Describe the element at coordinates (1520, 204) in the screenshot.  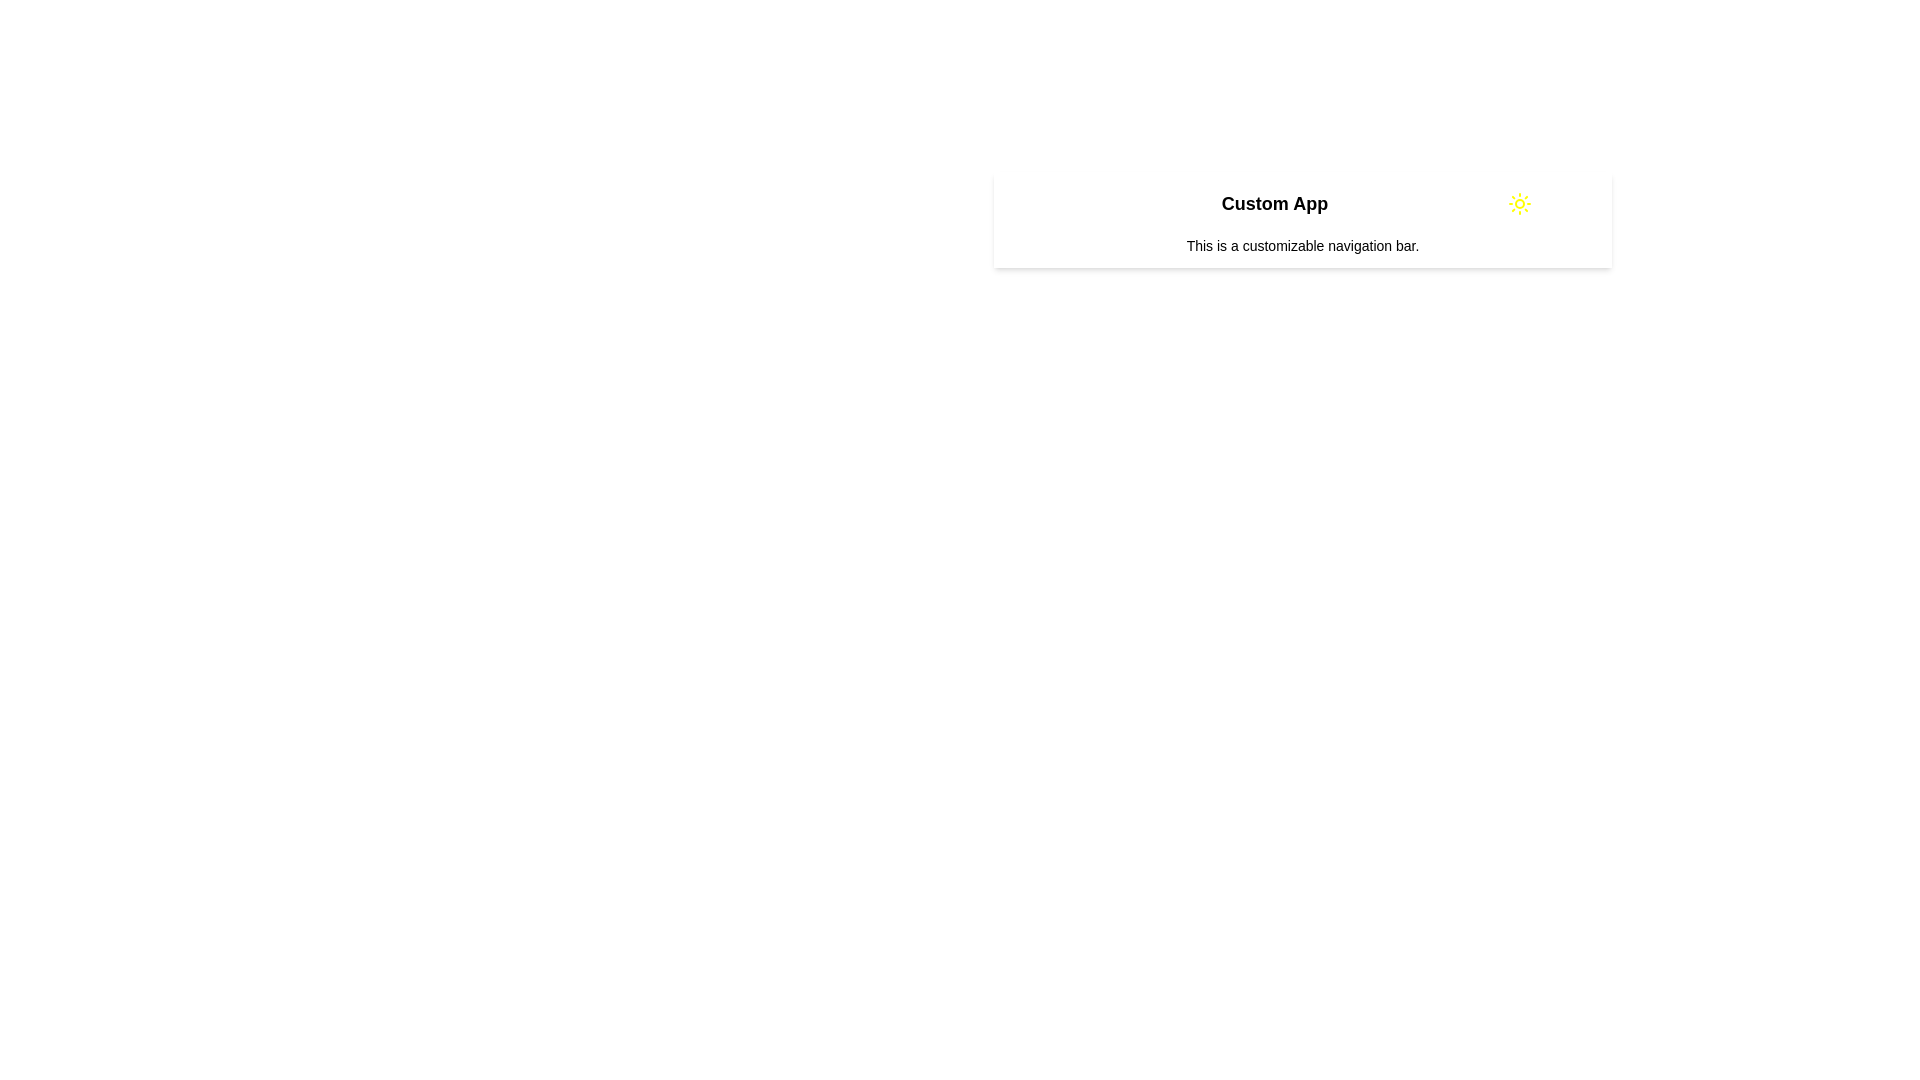
I see `the mode switch button to toggle between dark and light mode` at that location.